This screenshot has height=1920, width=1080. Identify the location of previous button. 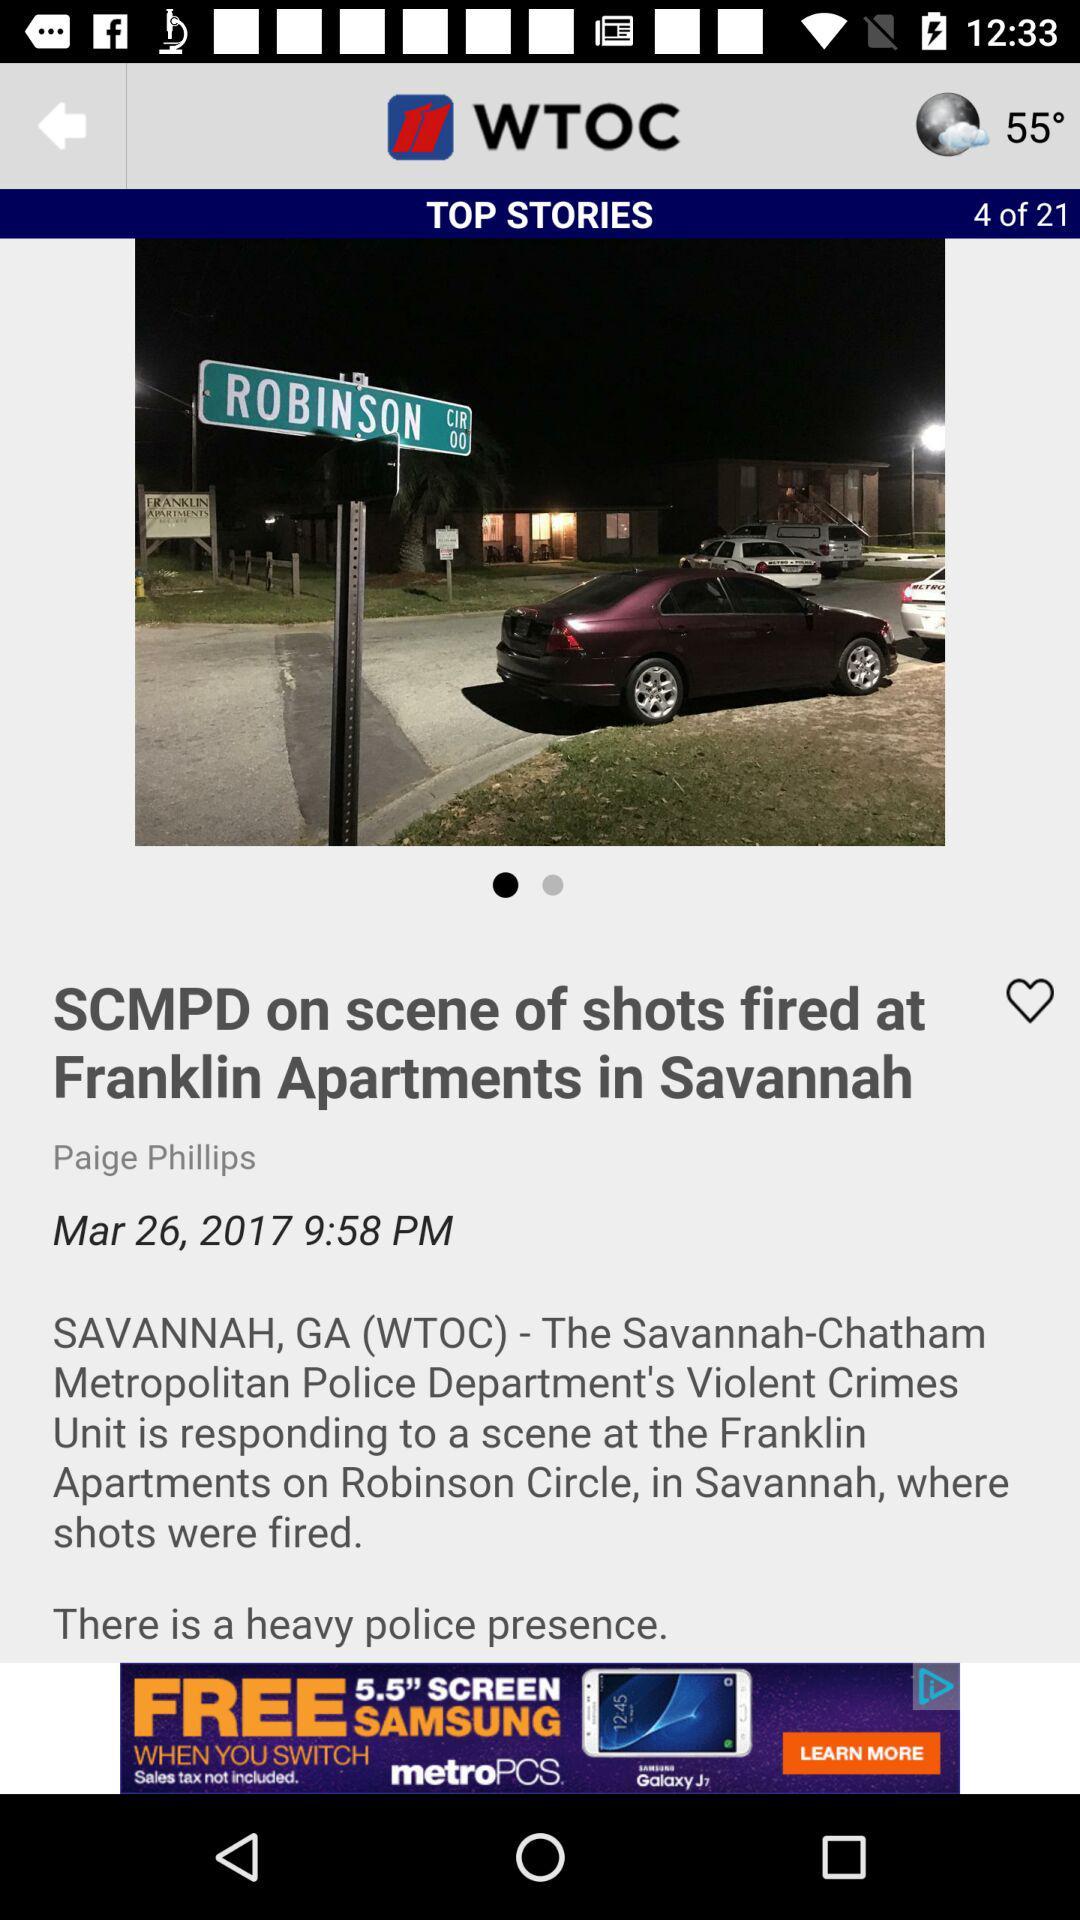
(61, 124).